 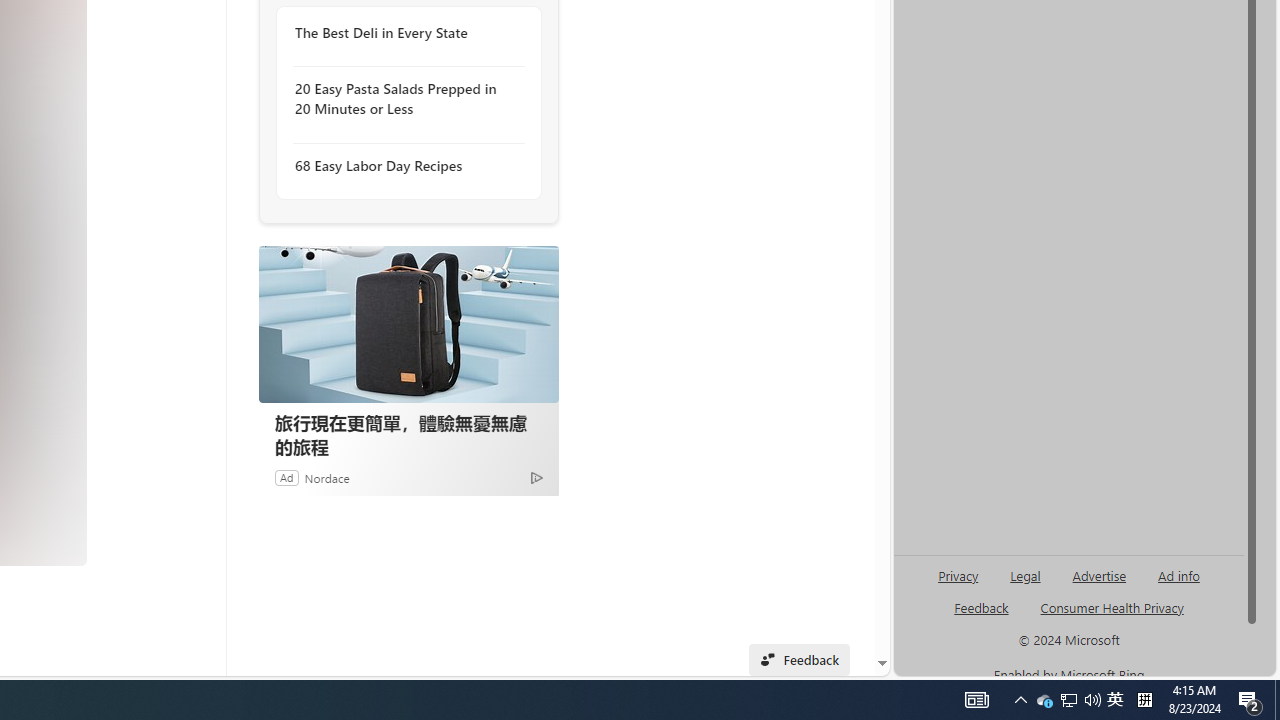 I want to click on 'The Best Deli in Every State', so click(x=402, y=33).